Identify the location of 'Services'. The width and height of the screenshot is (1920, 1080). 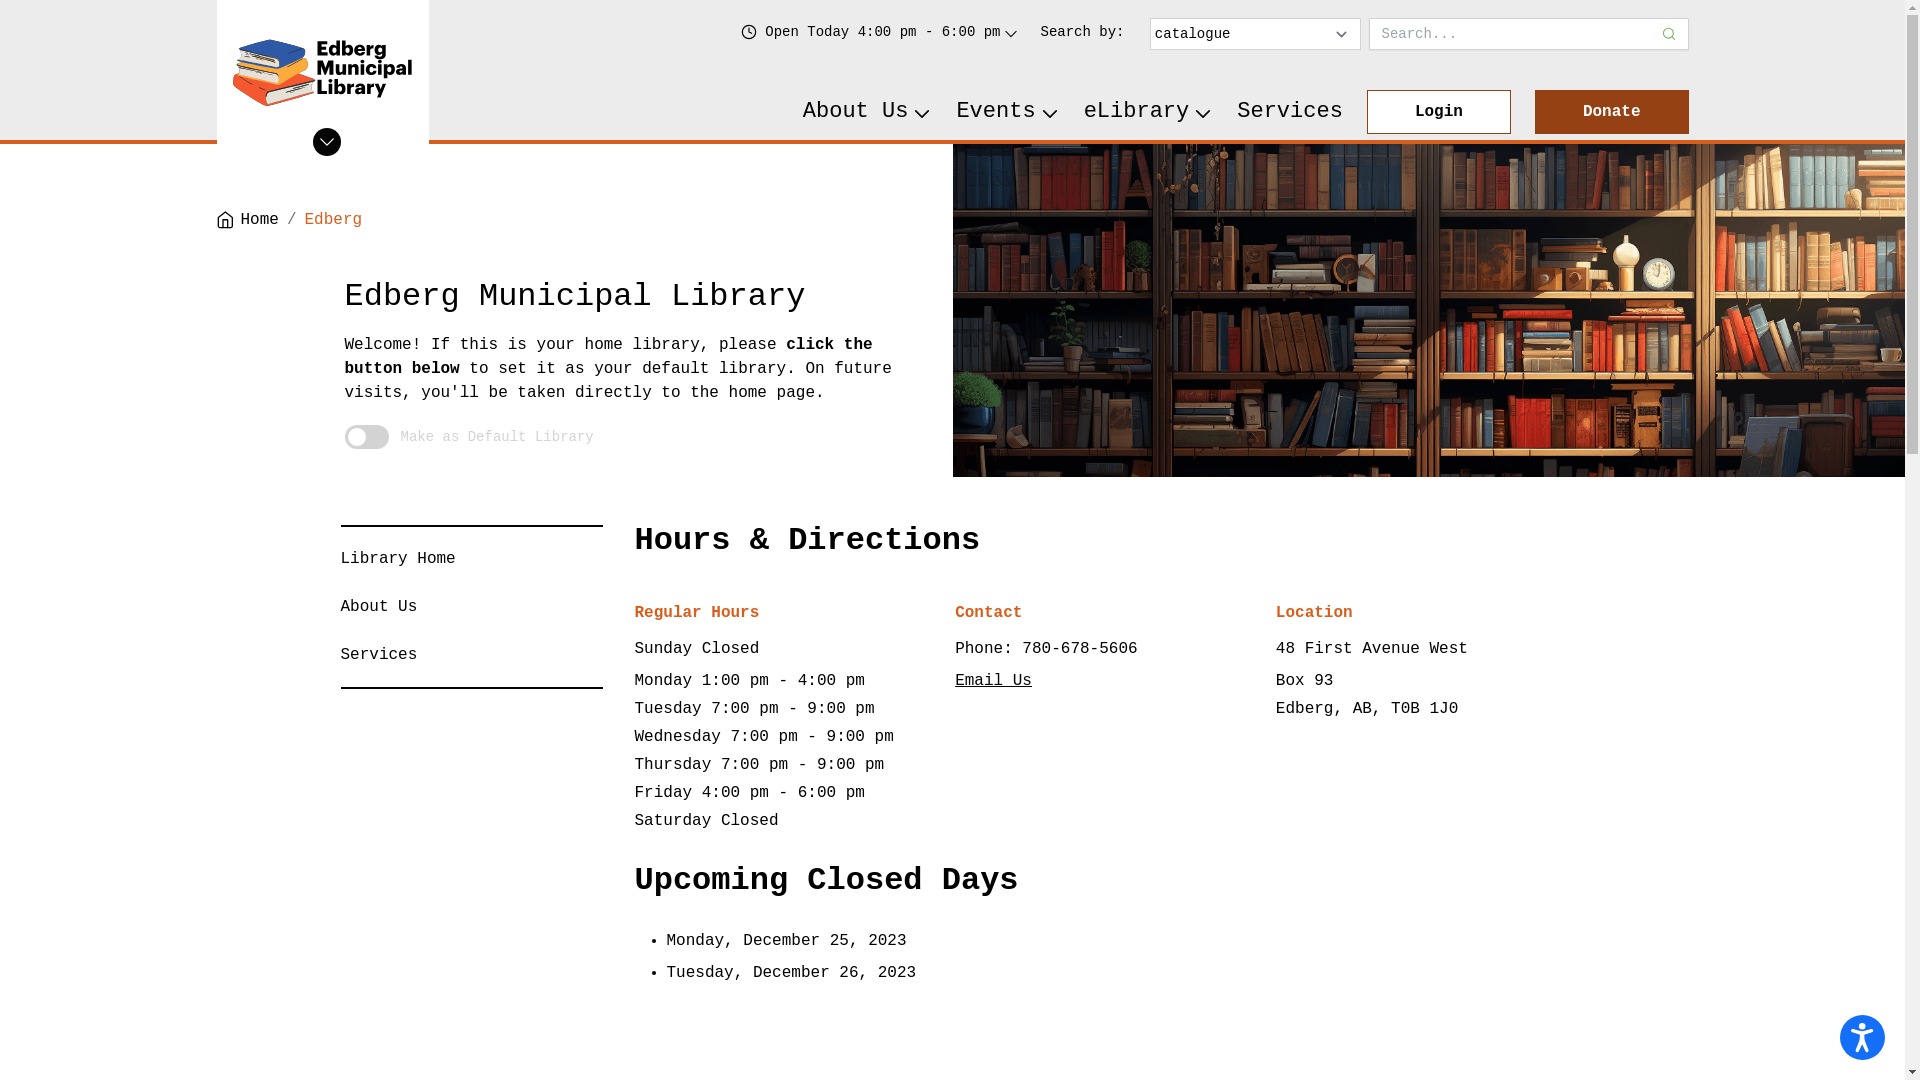
(378, 655).